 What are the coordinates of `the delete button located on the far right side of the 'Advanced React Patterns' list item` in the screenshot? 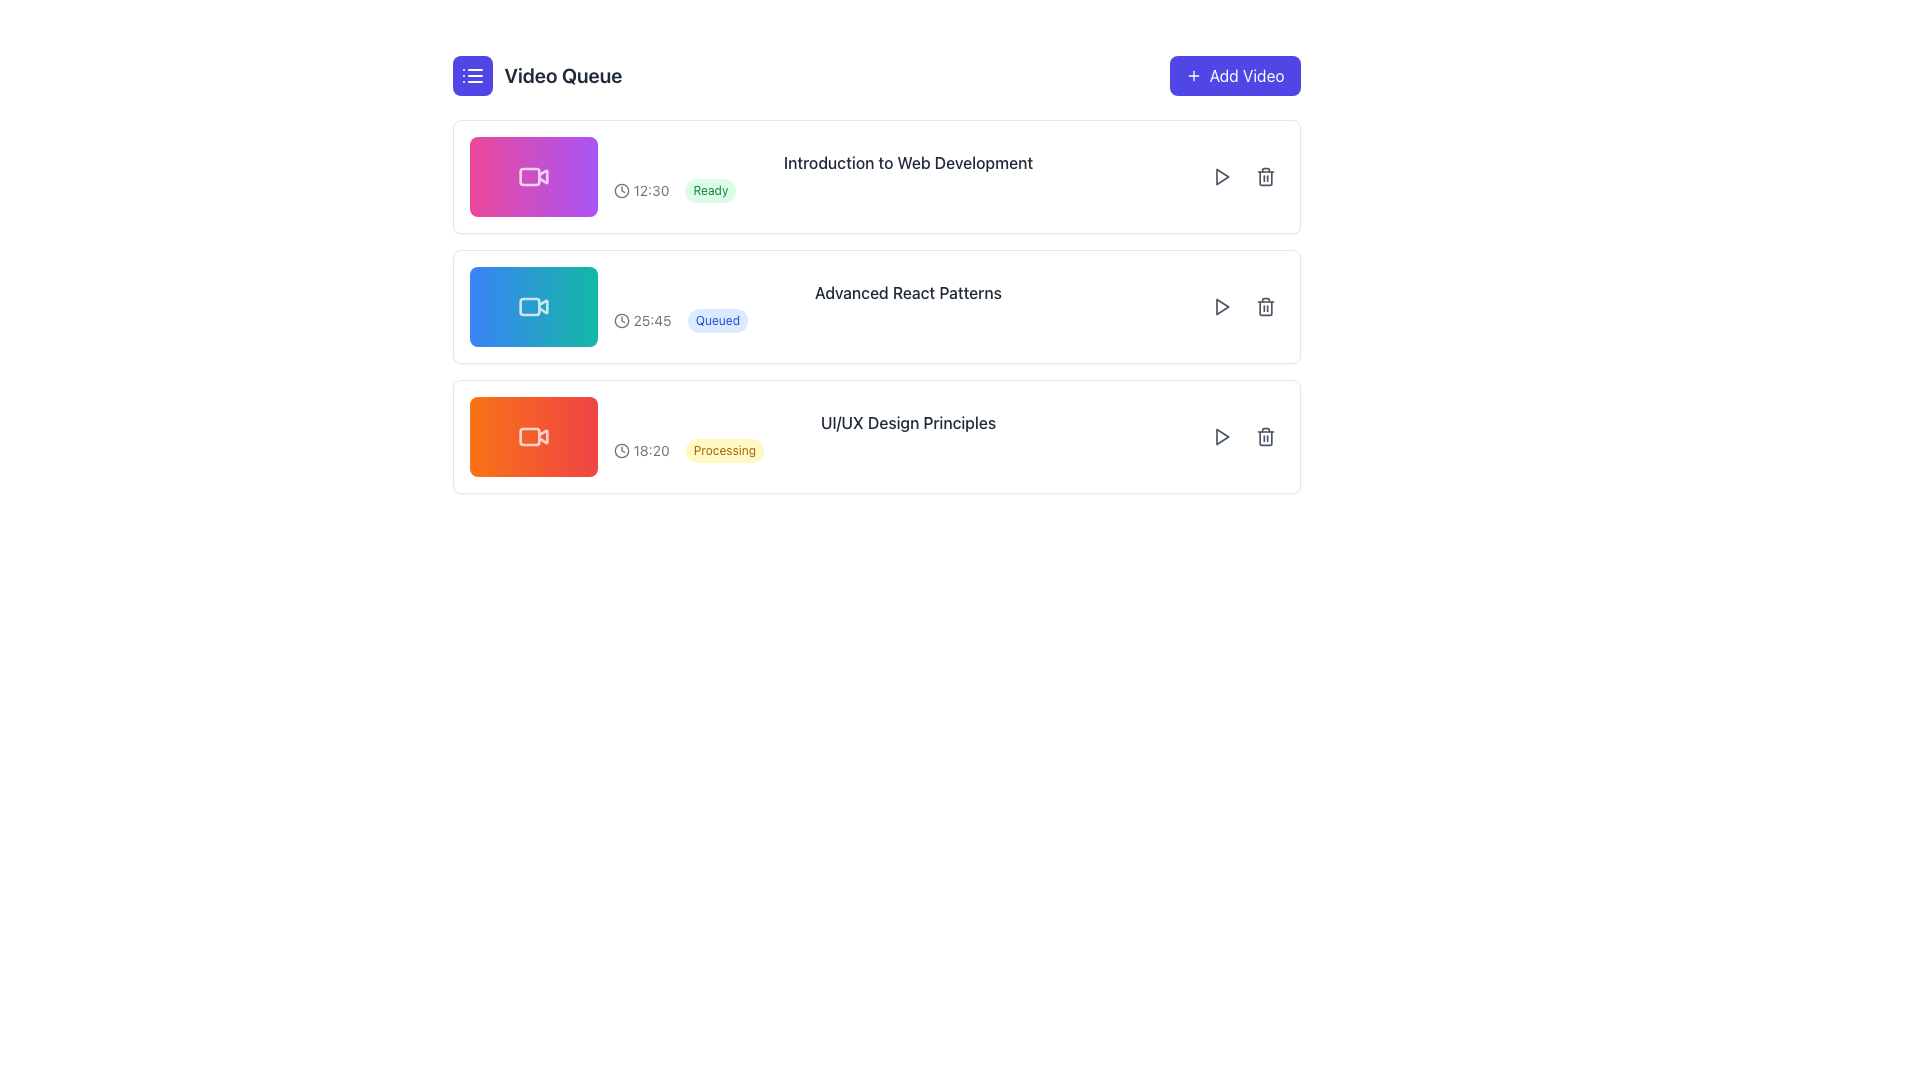 It's located at (1264, 307).